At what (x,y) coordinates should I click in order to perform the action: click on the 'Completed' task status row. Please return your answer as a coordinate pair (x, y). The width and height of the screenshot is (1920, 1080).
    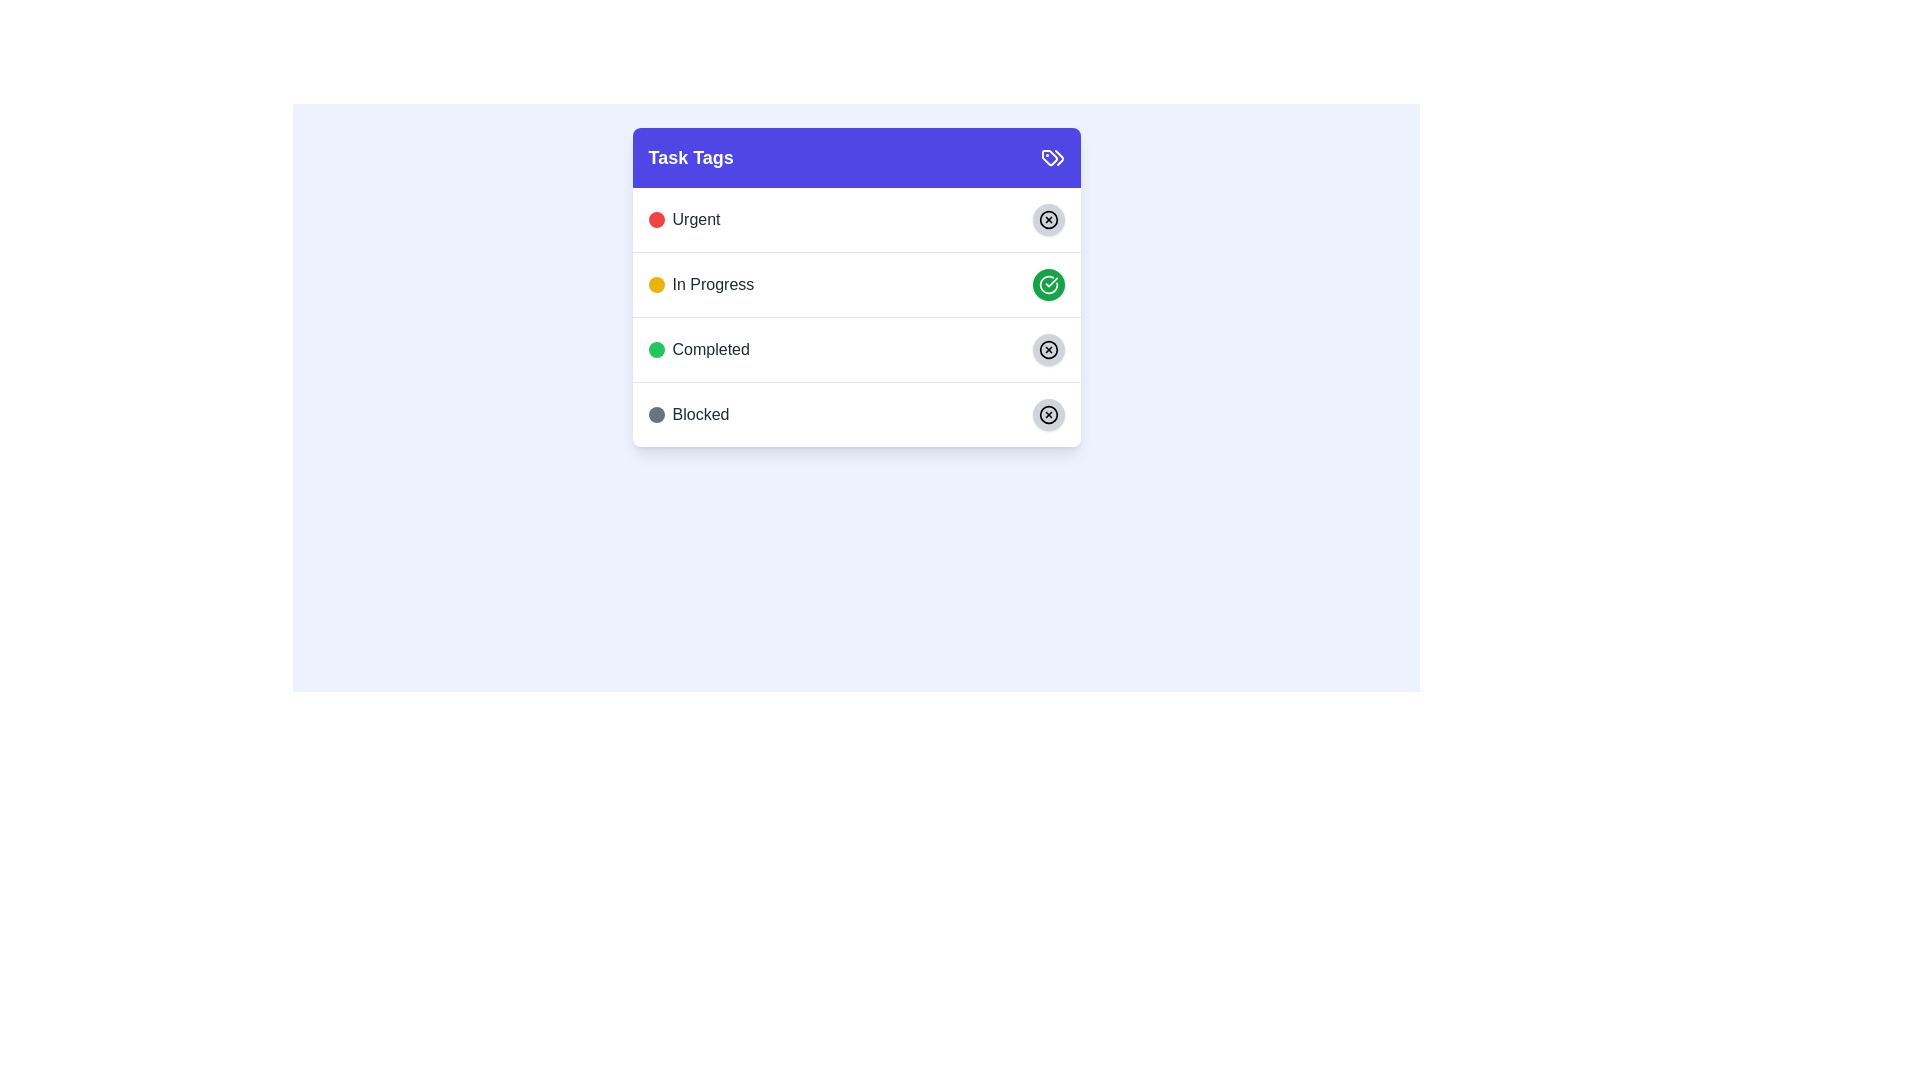
    Looking at the image, I should click on (856, 348).